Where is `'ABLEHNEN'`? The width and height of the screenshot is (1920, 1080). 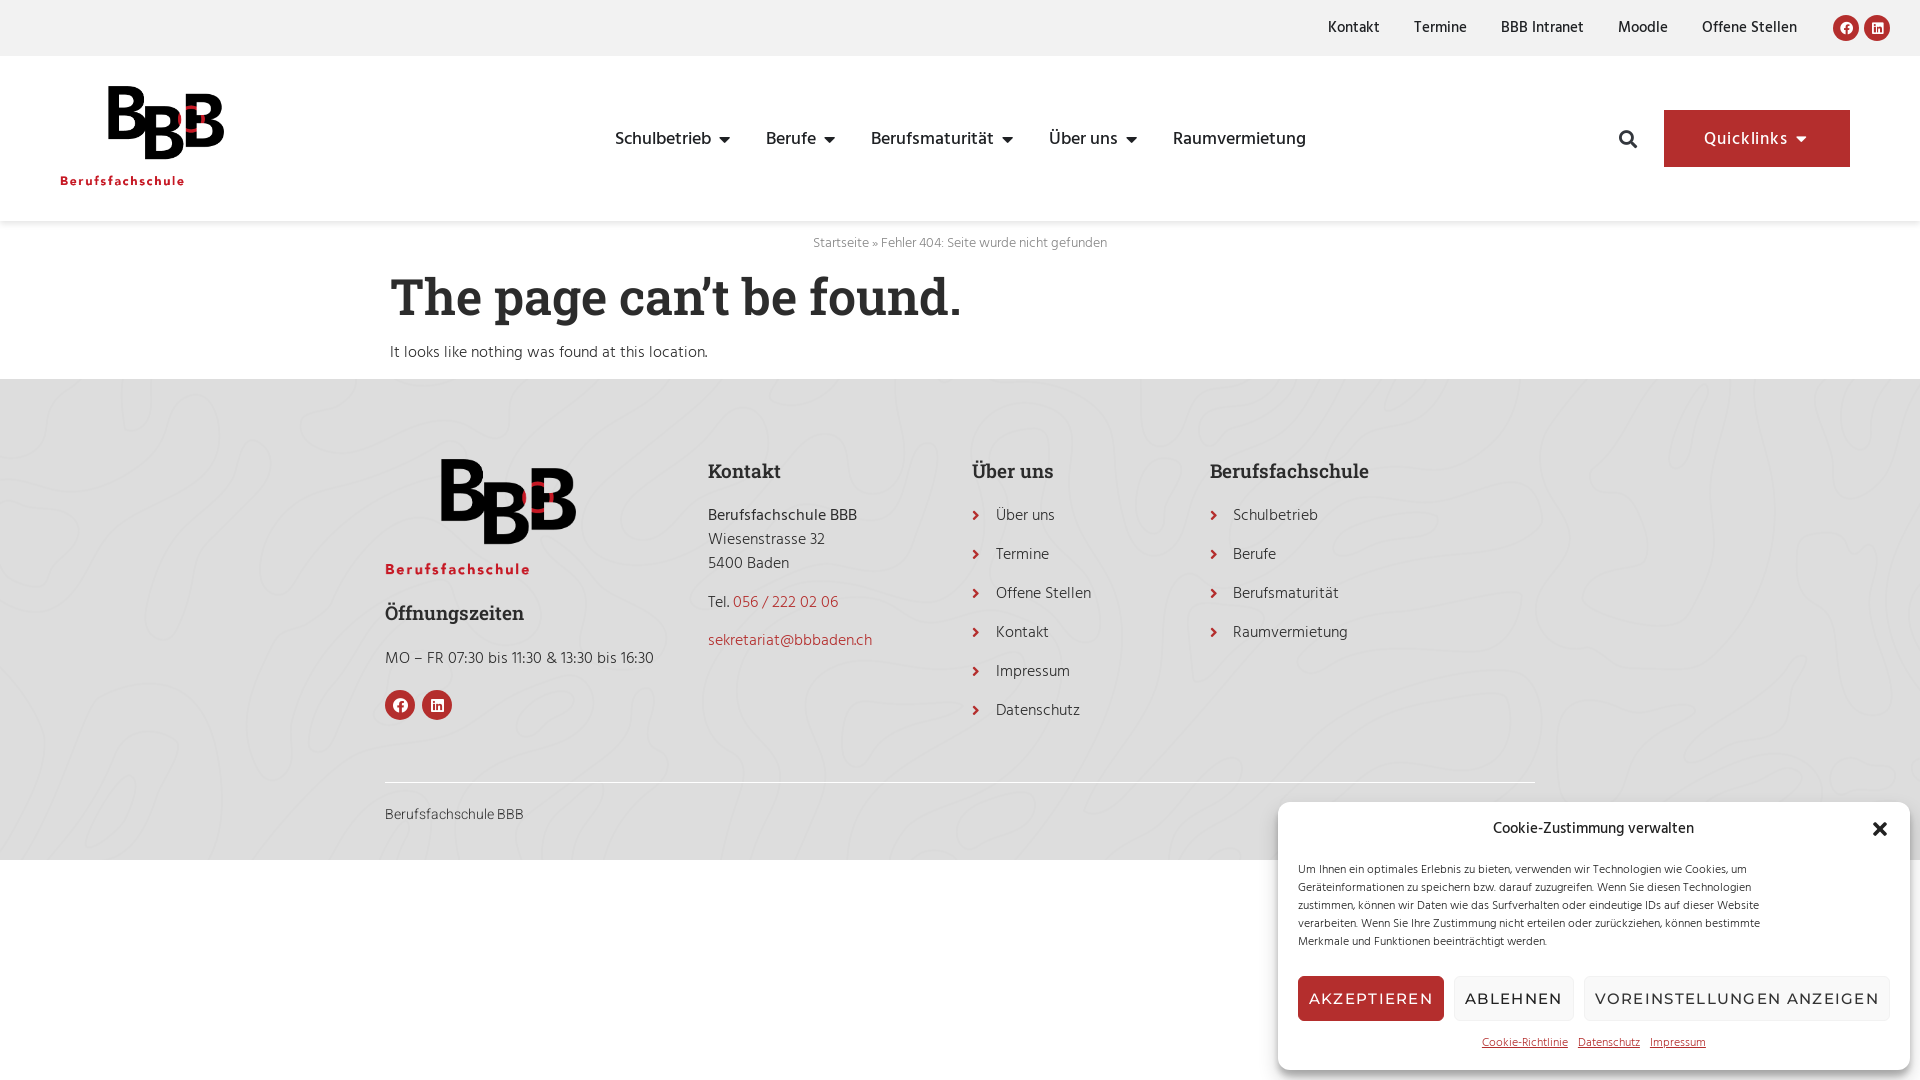
'ABLEHNEN' is located at coordinates (1513, 998).